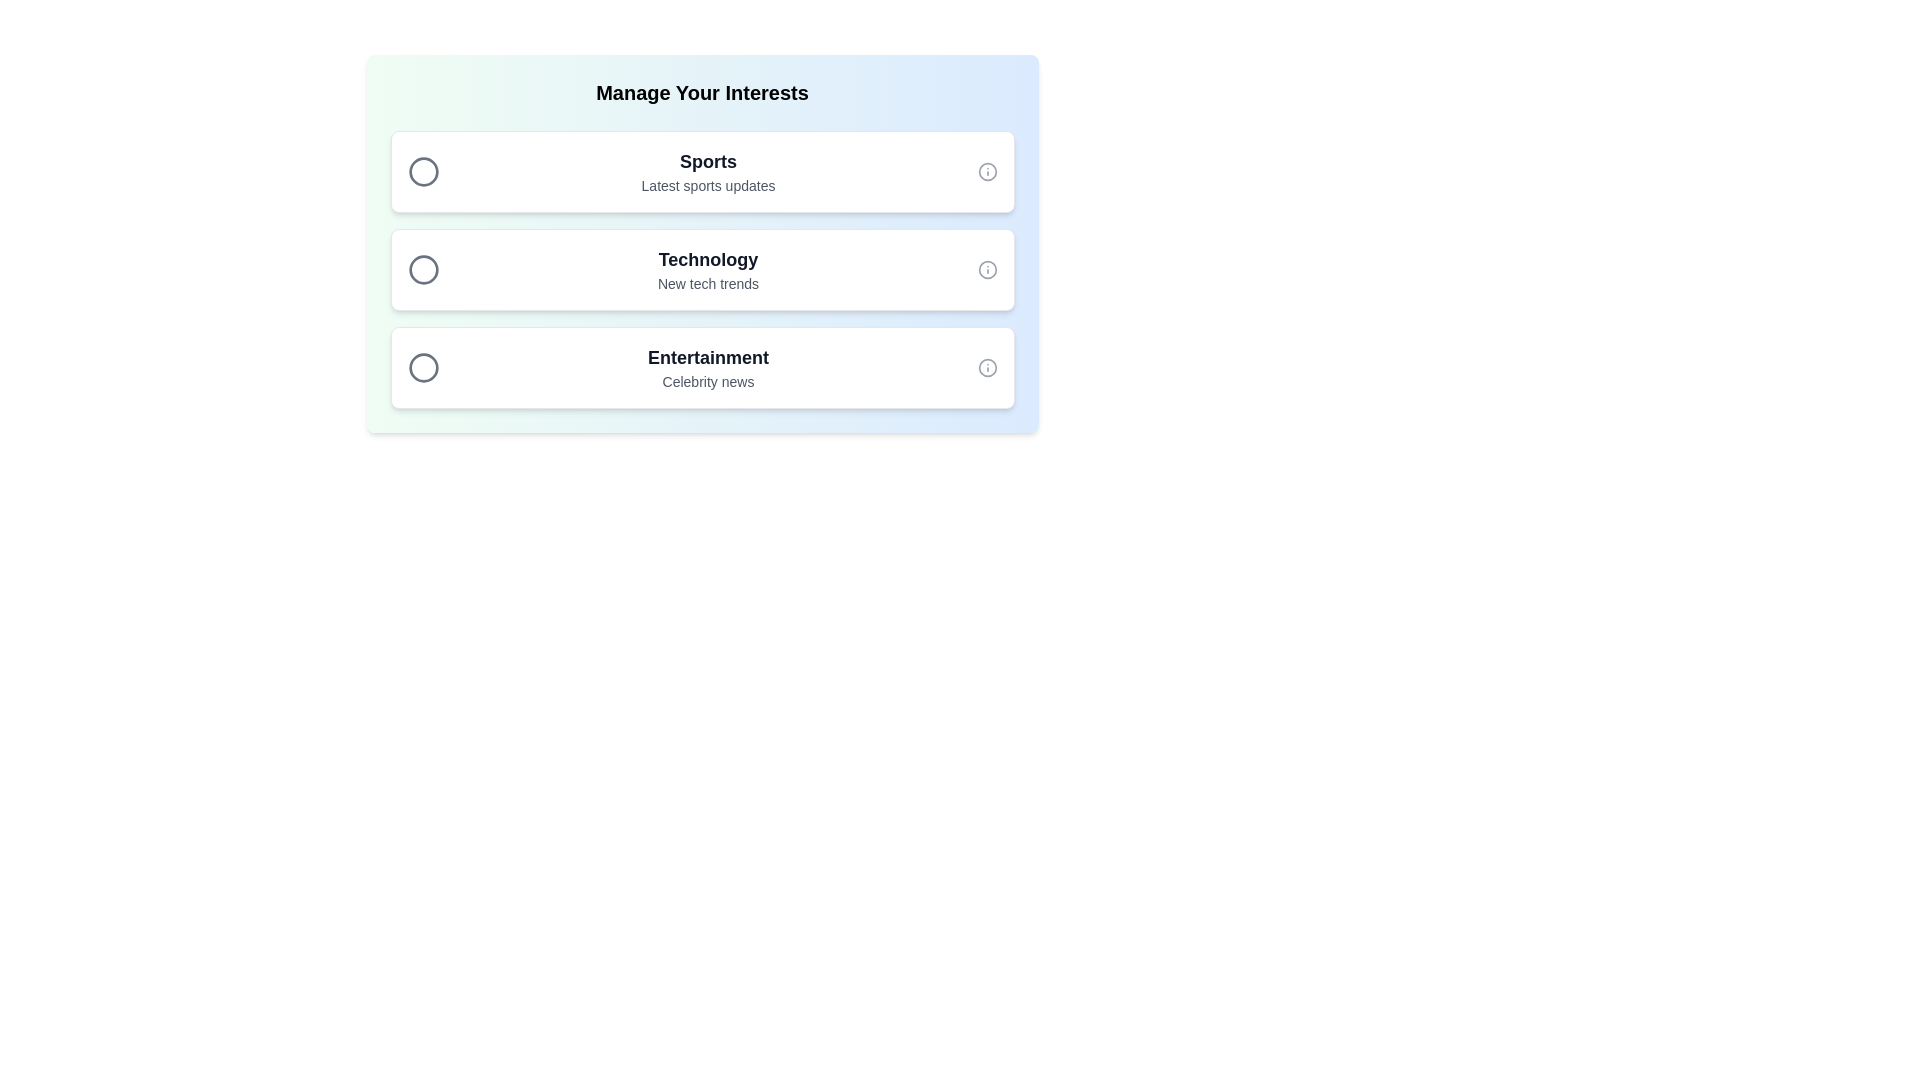 The height and width of the screenshot is (1080, 1920). Describe the element at coordinates (702, 270) in the screenshot. I see `the chip item labeled Technology by clicking on it` at that location.